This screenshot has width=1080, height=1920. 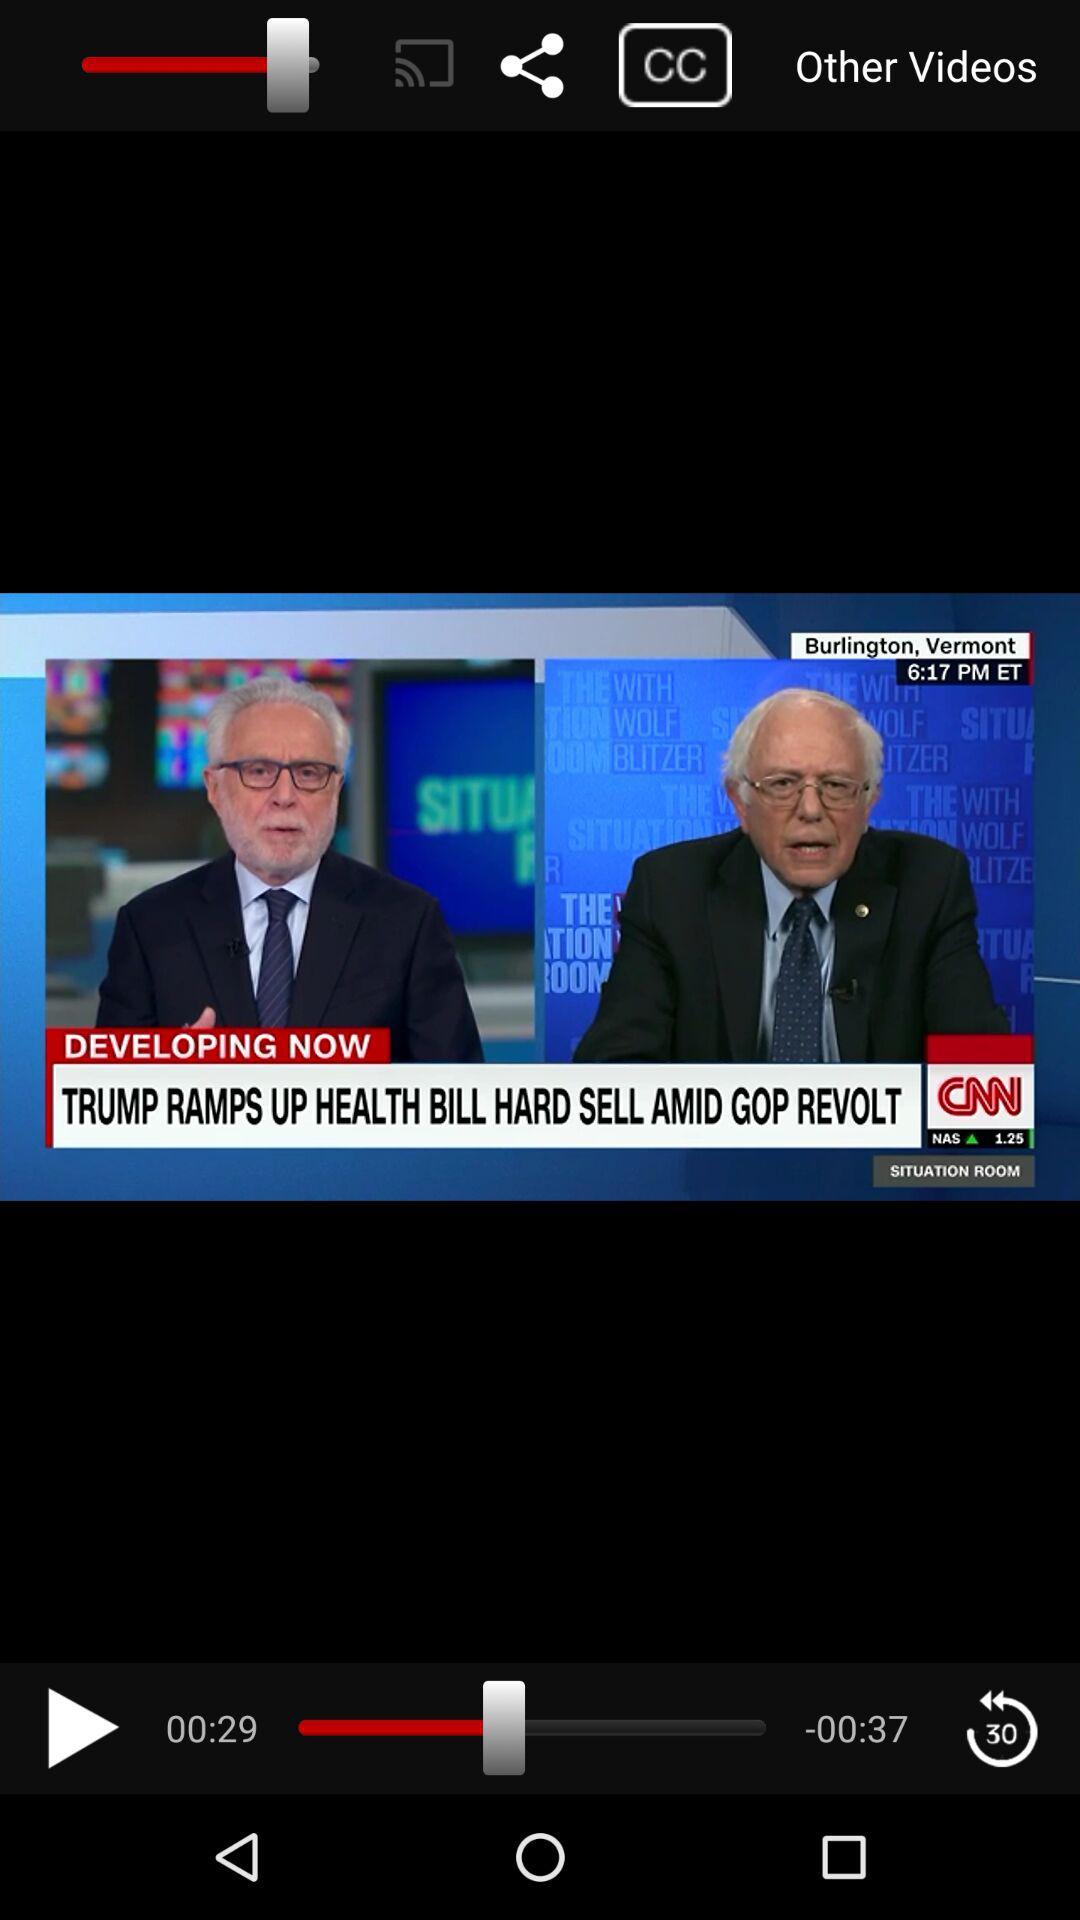 What do you see at coordinates (1001, 1727) in the screenshot?
I see `the av_rewind icon` at bounding box center [1001, 1727].